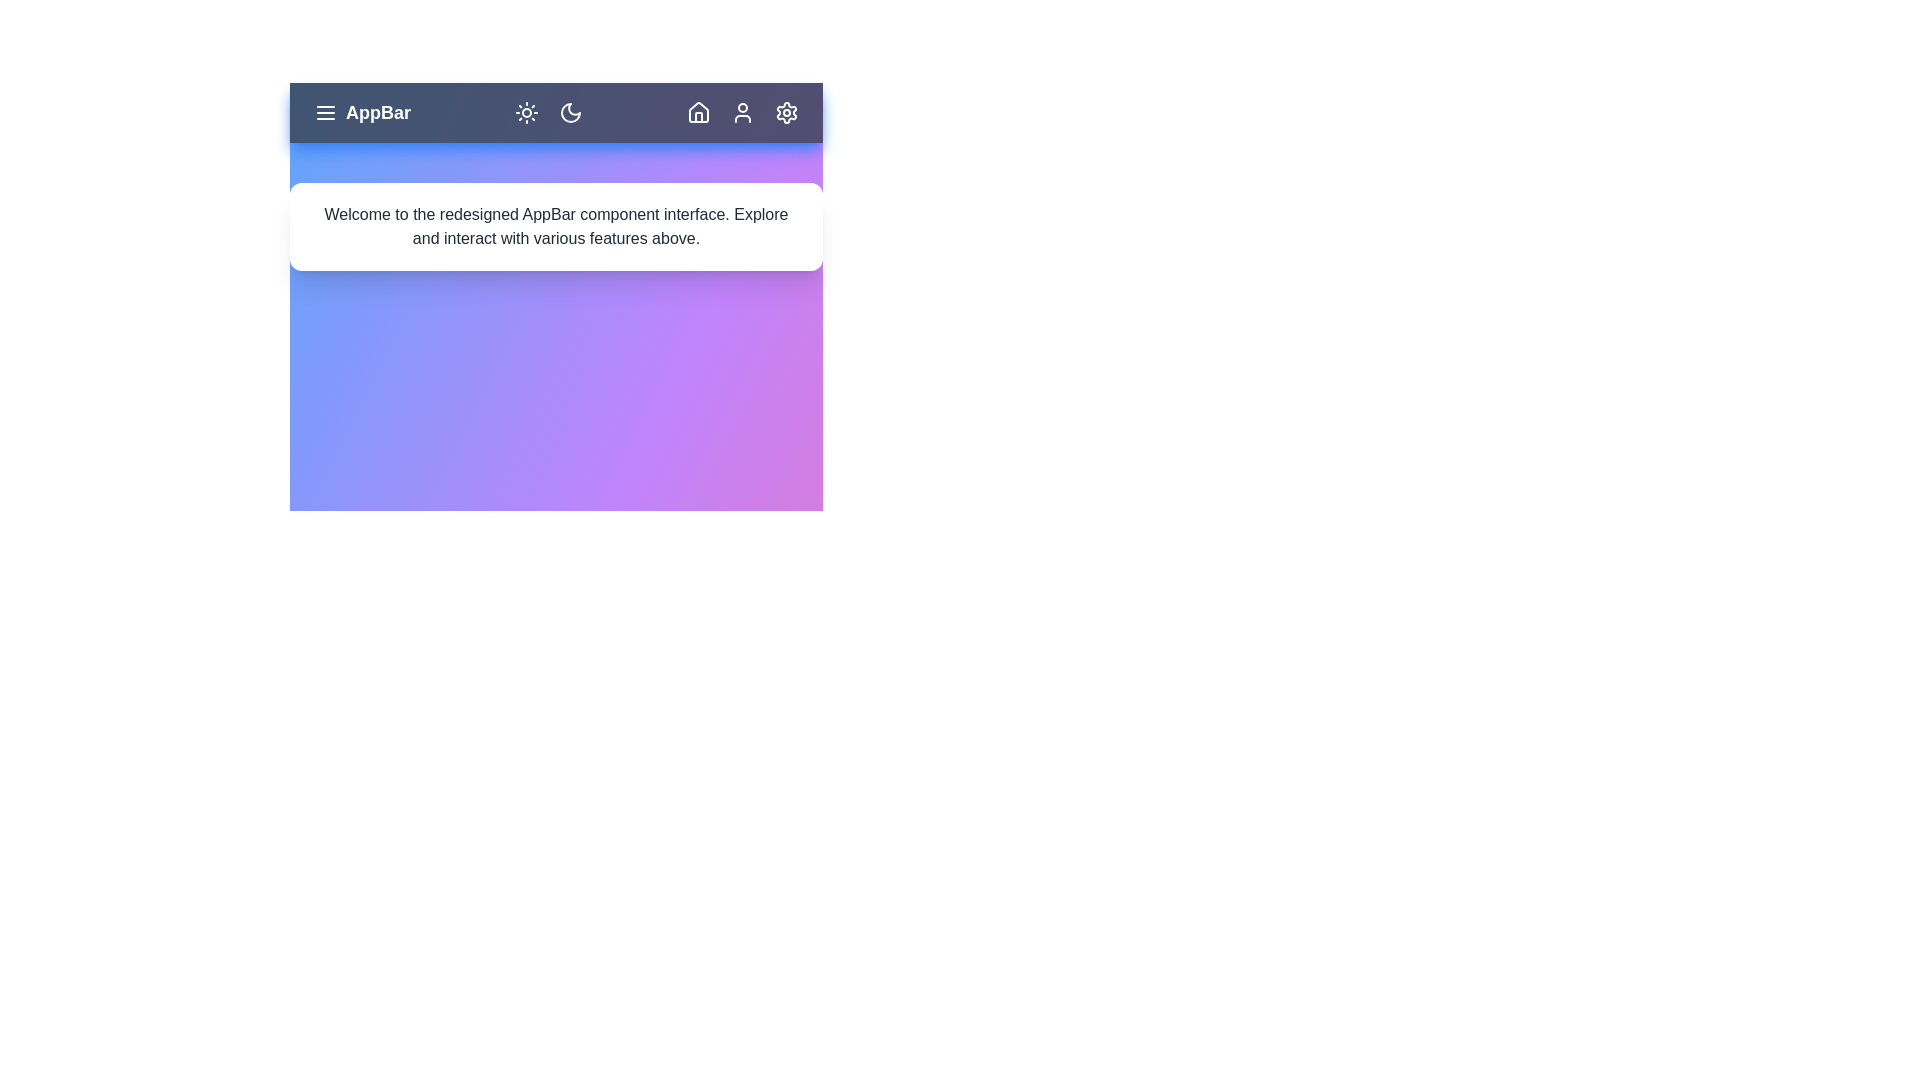 This screenshot has height=1080, width=1920. What do you see at coordinates (699, 112) in the screenshot?
I see `the home icon to navigate to the home page` at bounding box center [699, 112].